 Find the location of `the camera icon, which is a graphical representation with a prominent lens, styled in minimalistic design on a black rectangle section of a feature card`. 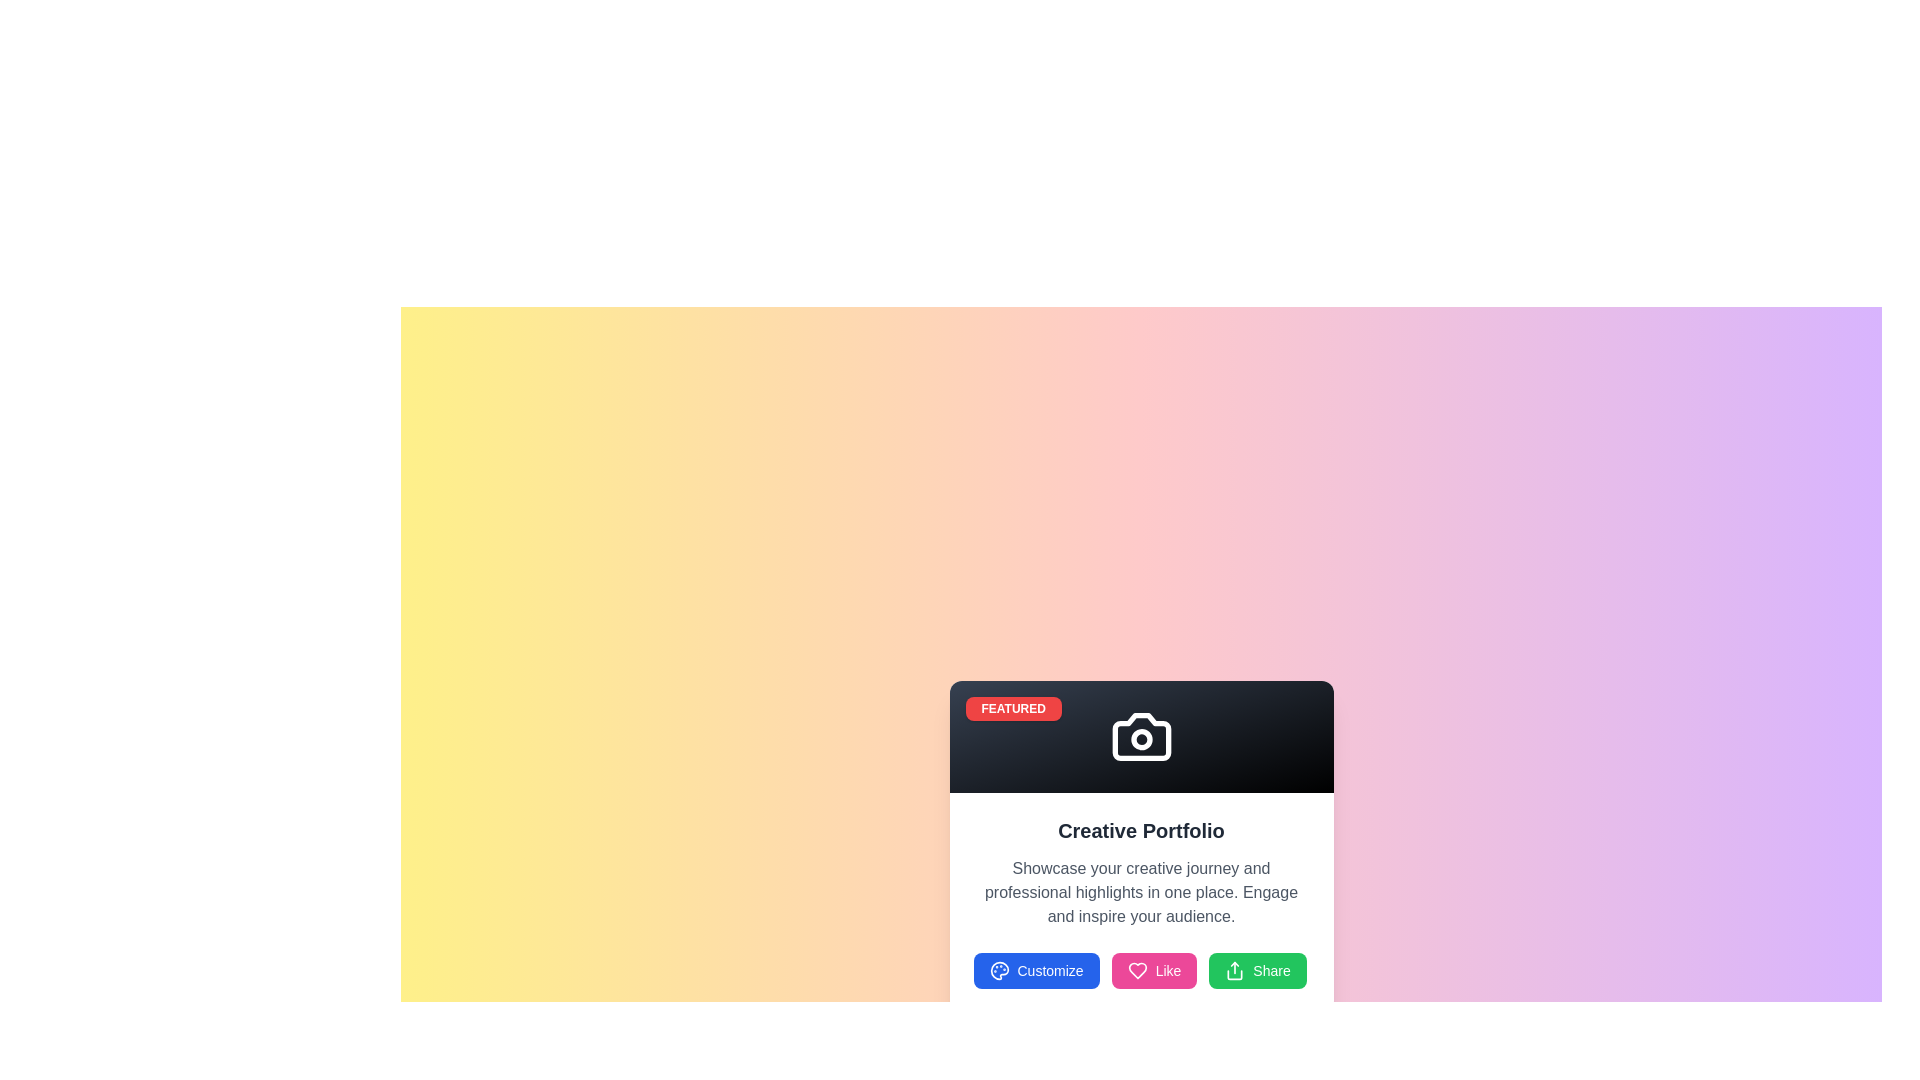

the camera icon, which is a graphical representation with a prominent lens, styled in minimalistic design on a black rectangle section of a feature card is located at coordinates (1141, 736).